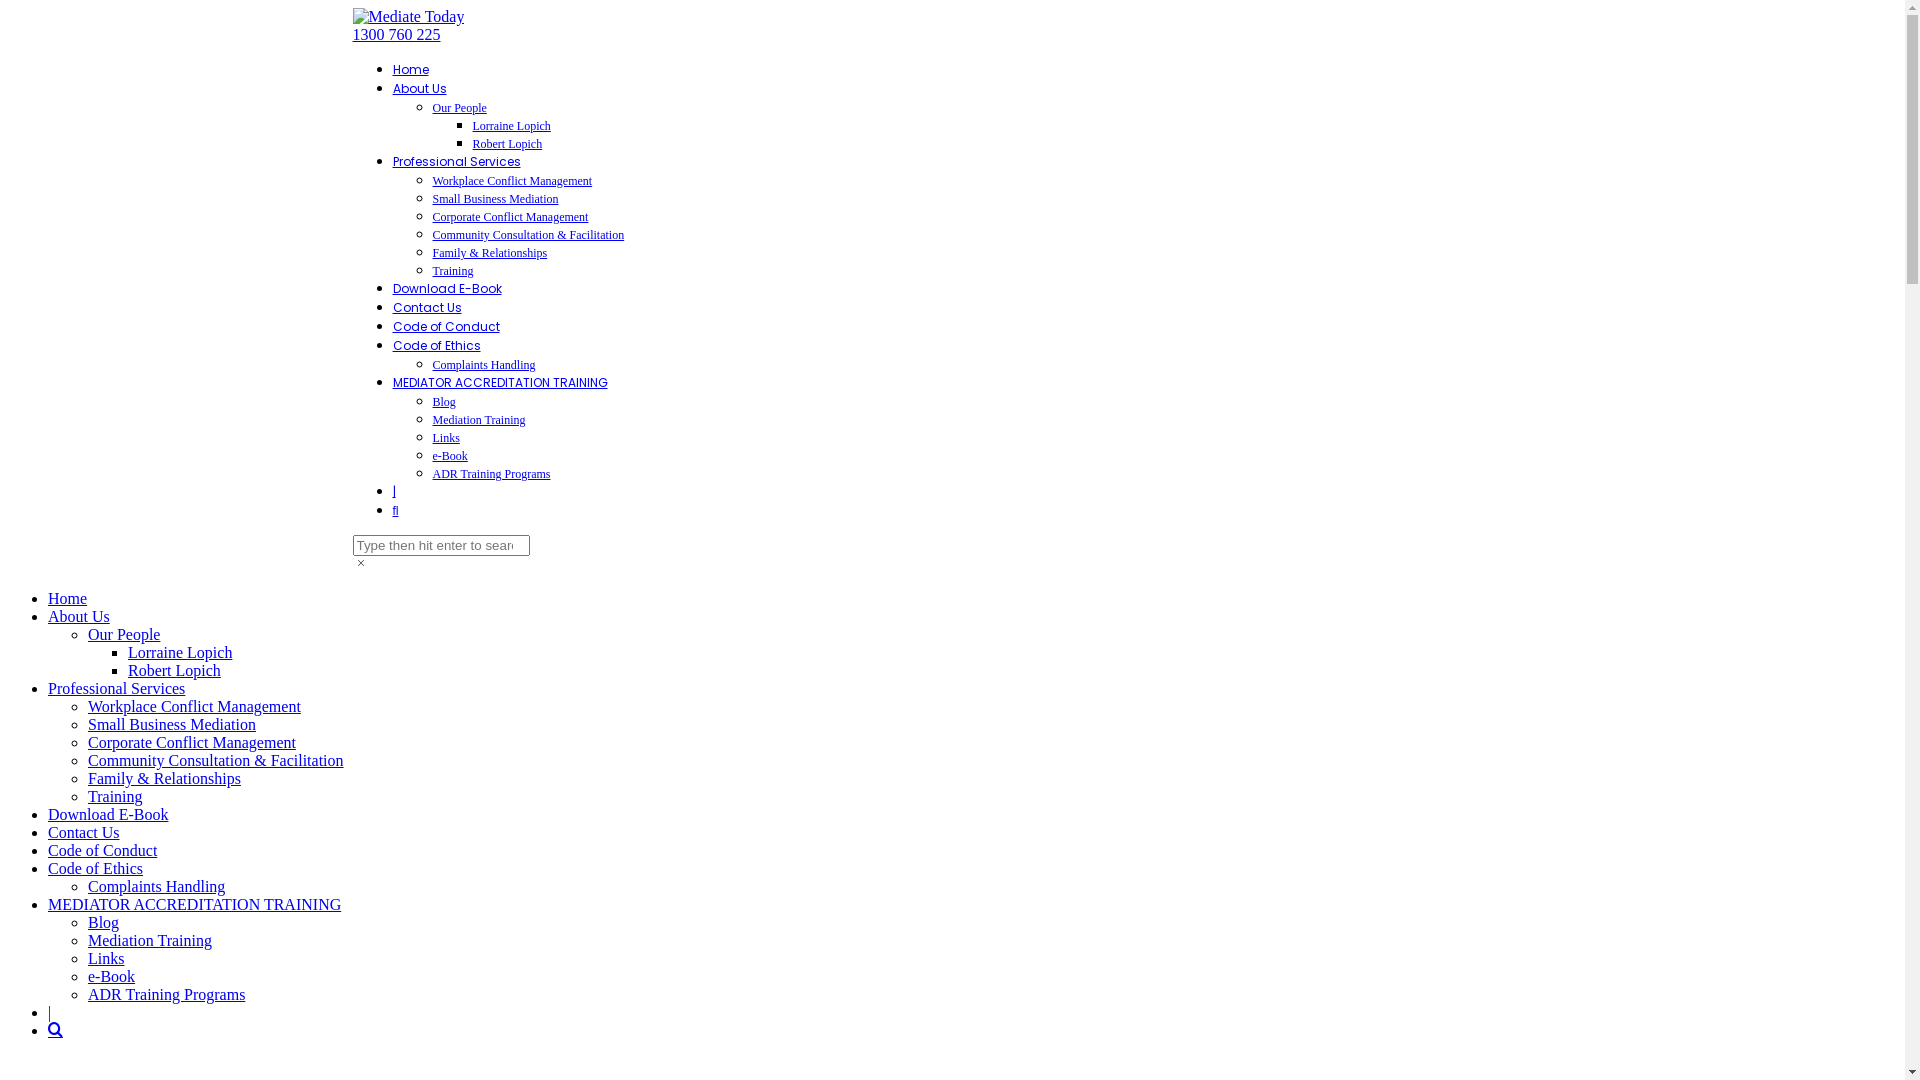  What do you see at coordinates (166, 994) in the screenshot?
I see `'ADR Training Programs'` at bounding box center [166, 994].